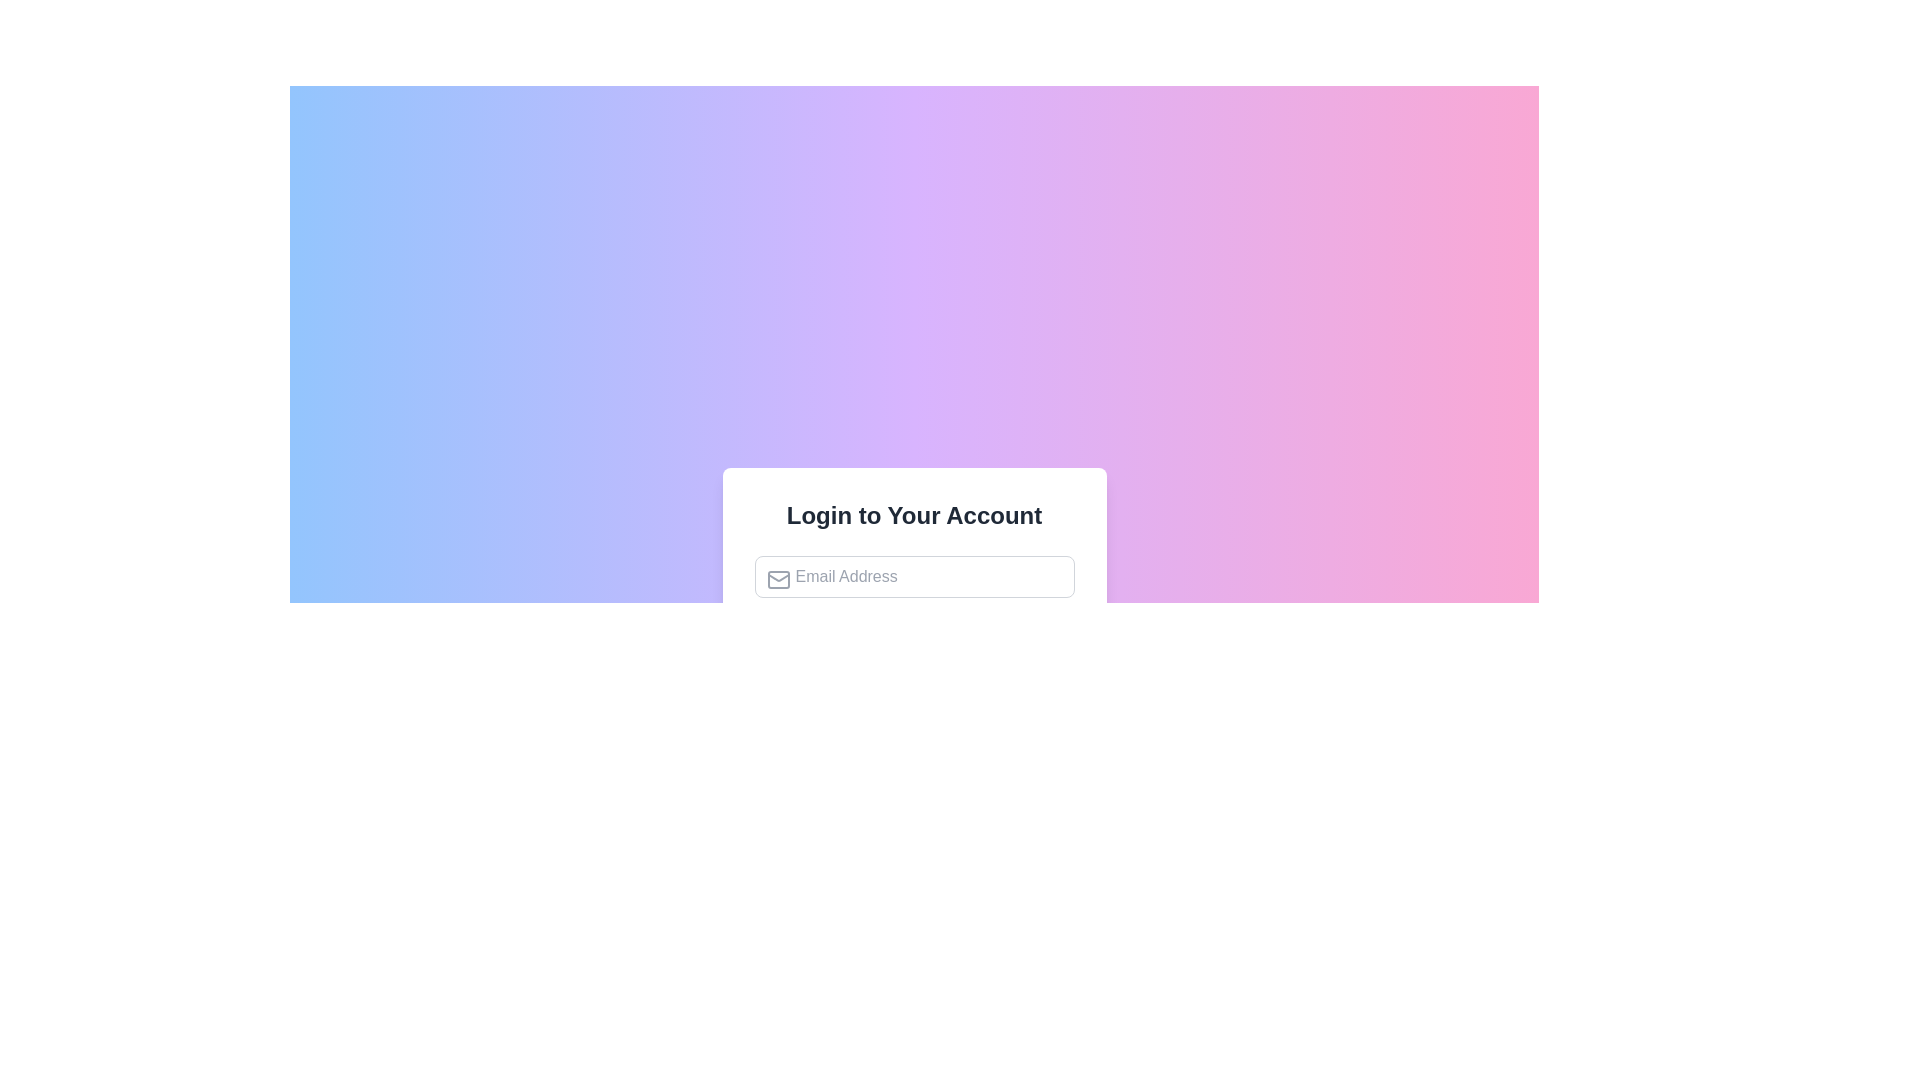 This screenshot has width=1920, height=1080. What do you see at coordinates (913, 515) in the screenshot?
I see `the Text Label that serves as the title for the login form, positioned at the top of a white, rounded rectangular box` at bounding box center [913, 515].